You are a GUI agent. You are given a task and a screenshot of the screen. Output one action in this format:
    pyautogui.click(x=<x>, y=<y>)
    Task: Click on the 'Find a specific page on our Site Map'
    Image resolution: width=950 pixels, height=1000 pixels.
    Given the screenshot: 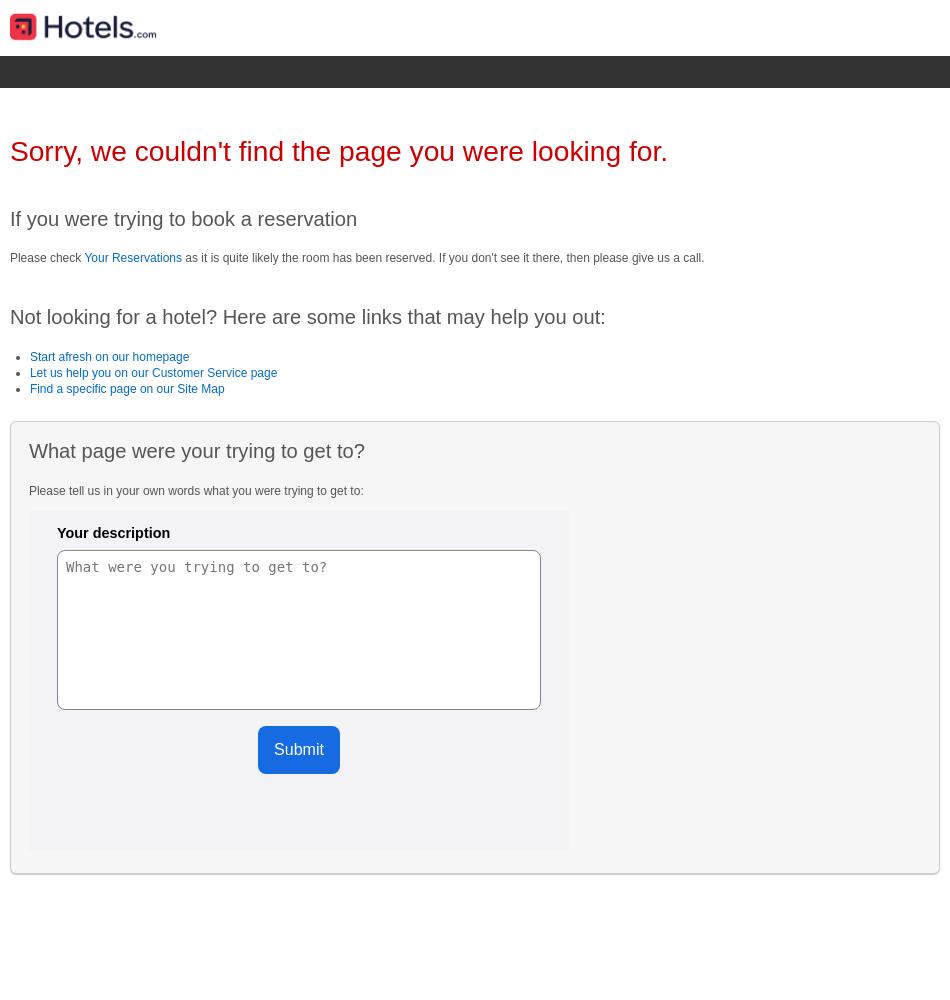 What is the action you would take?
    pyautogui.click(x=126, y=389)
    